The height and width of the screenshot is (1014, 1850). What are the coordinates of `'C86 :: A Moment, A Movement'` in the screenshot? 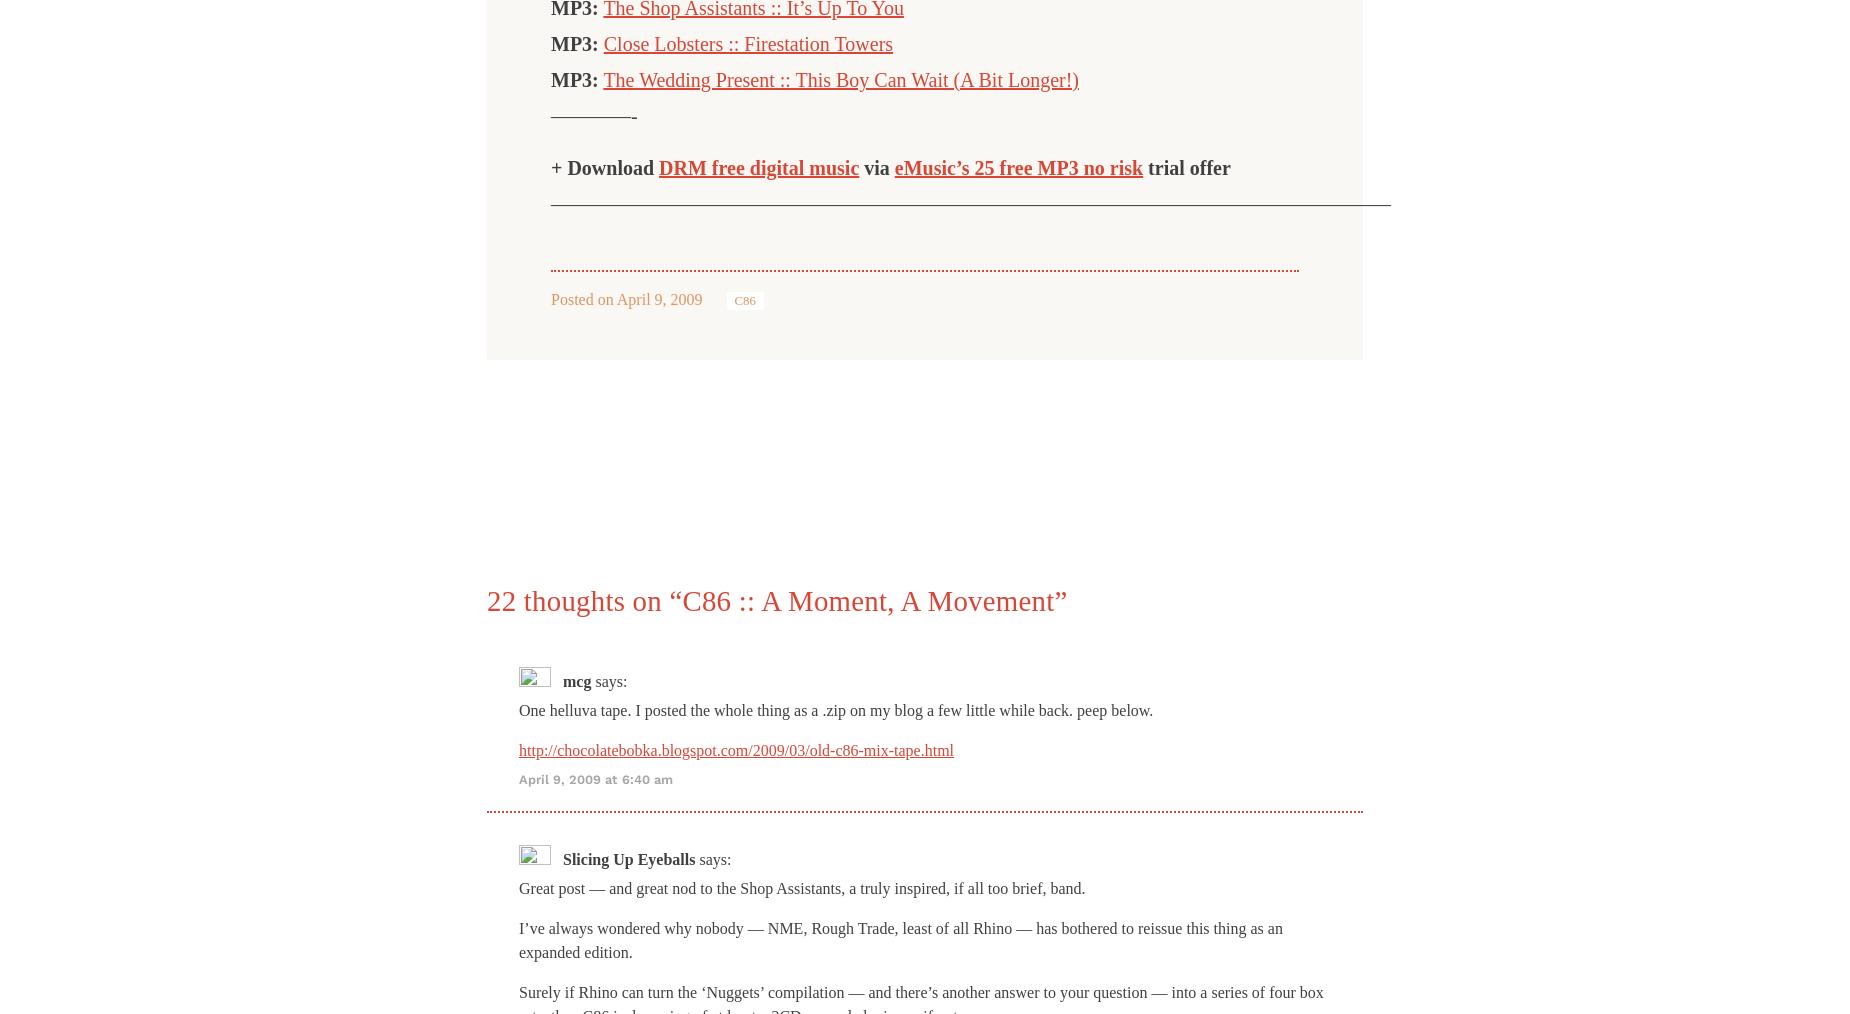 It's located at (868, 600).